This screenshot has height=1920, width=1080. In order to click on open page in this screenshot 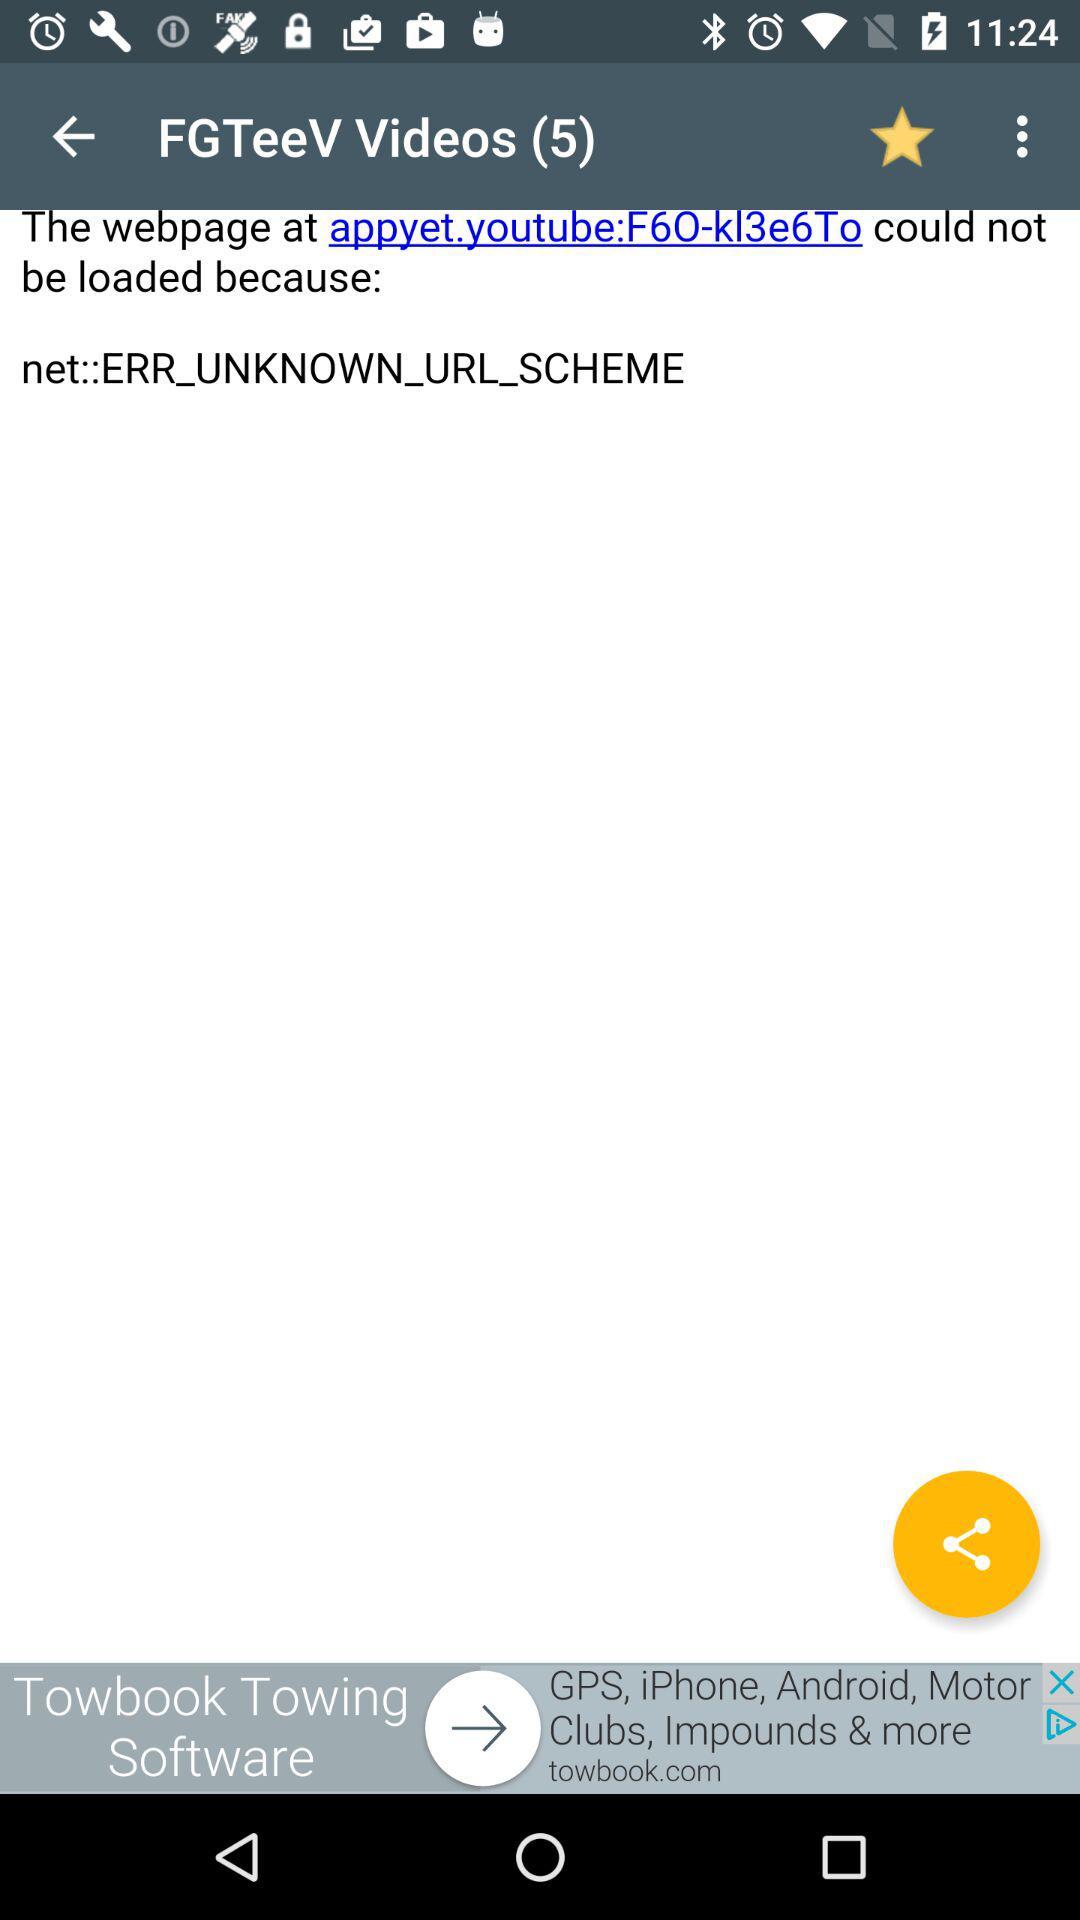, I will do `click(540, 862)`.